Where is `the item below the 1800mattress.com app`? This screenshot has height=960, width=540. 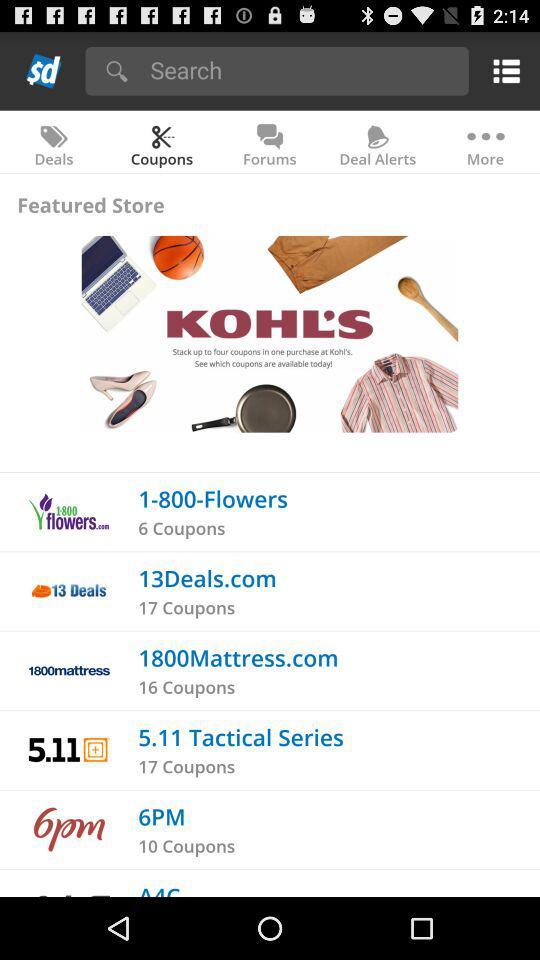 the item below the 1800mattress.com app is located at coordinates (186, 686).